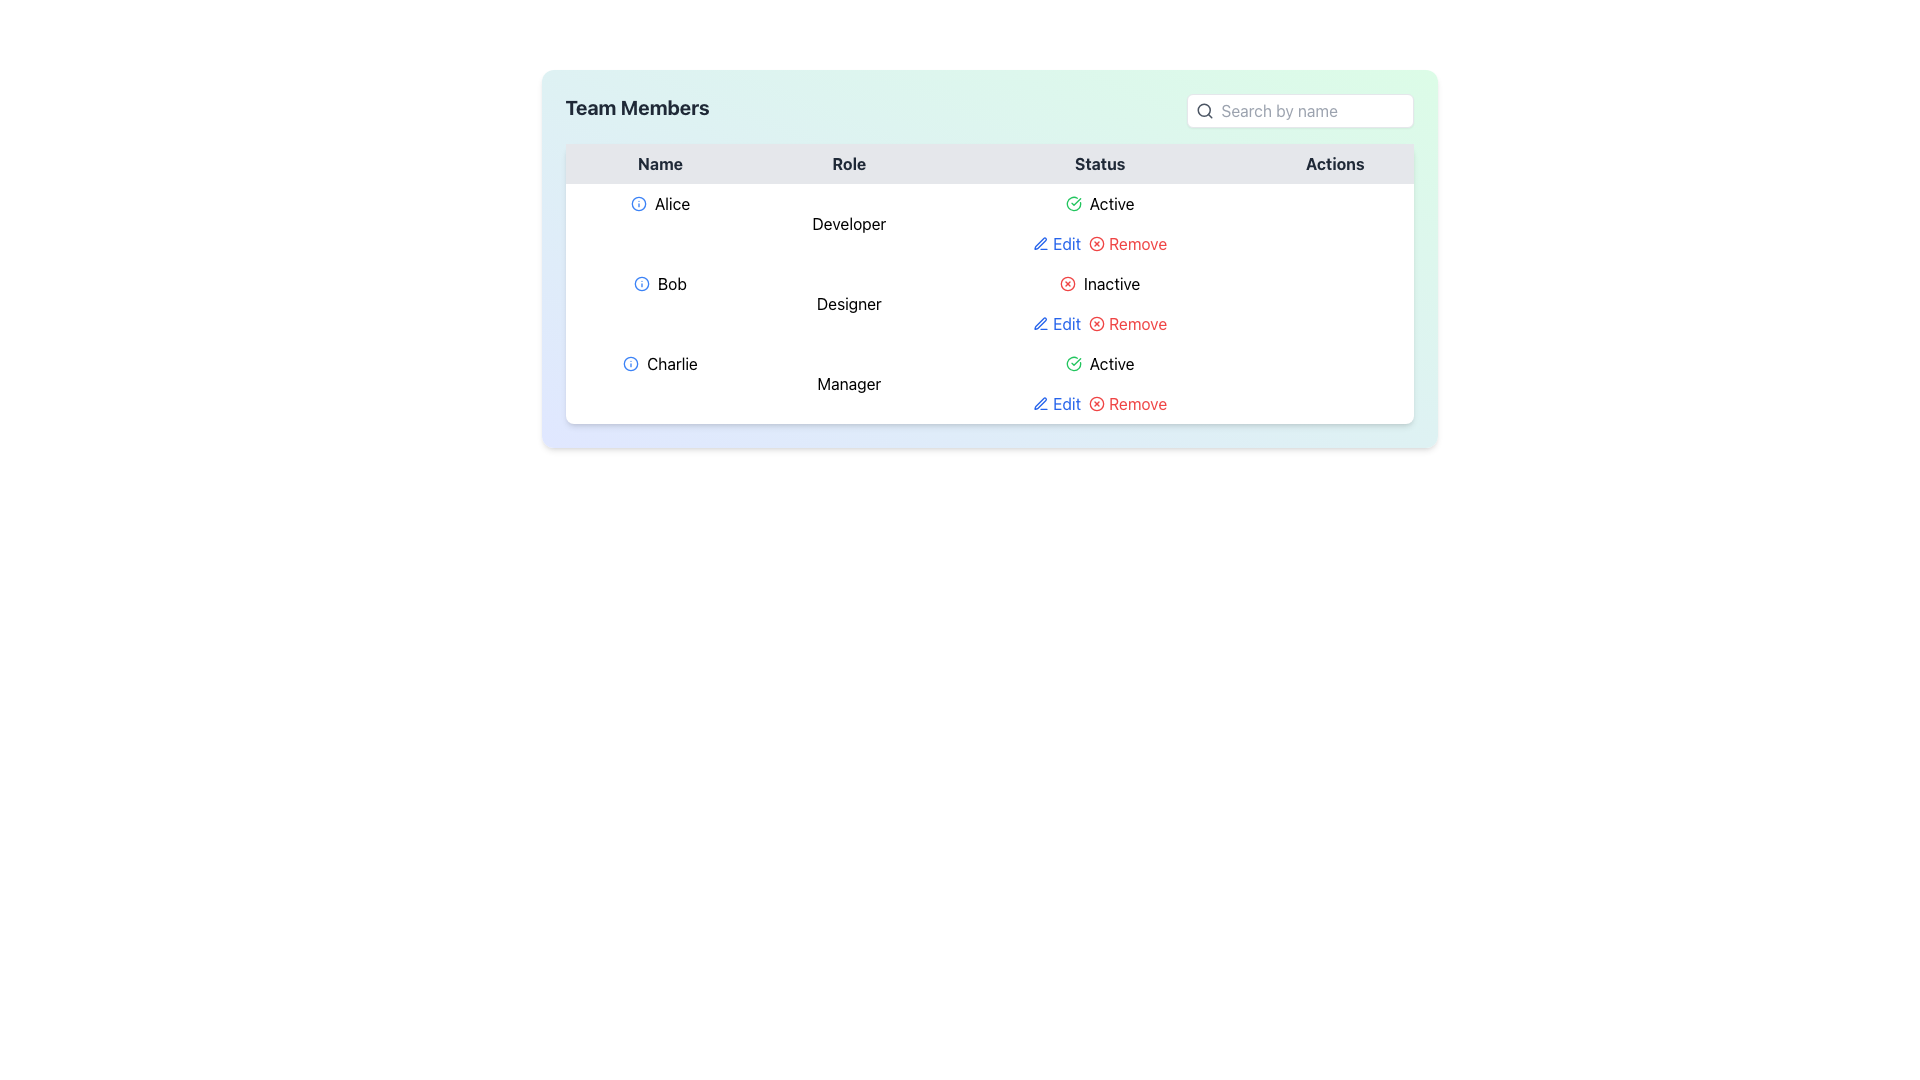 This screenshot has height=1080, width=1920. I want to click on the icon next to the name 'Alice' in the first row of the 'Team Members' table, so click(637, 204).